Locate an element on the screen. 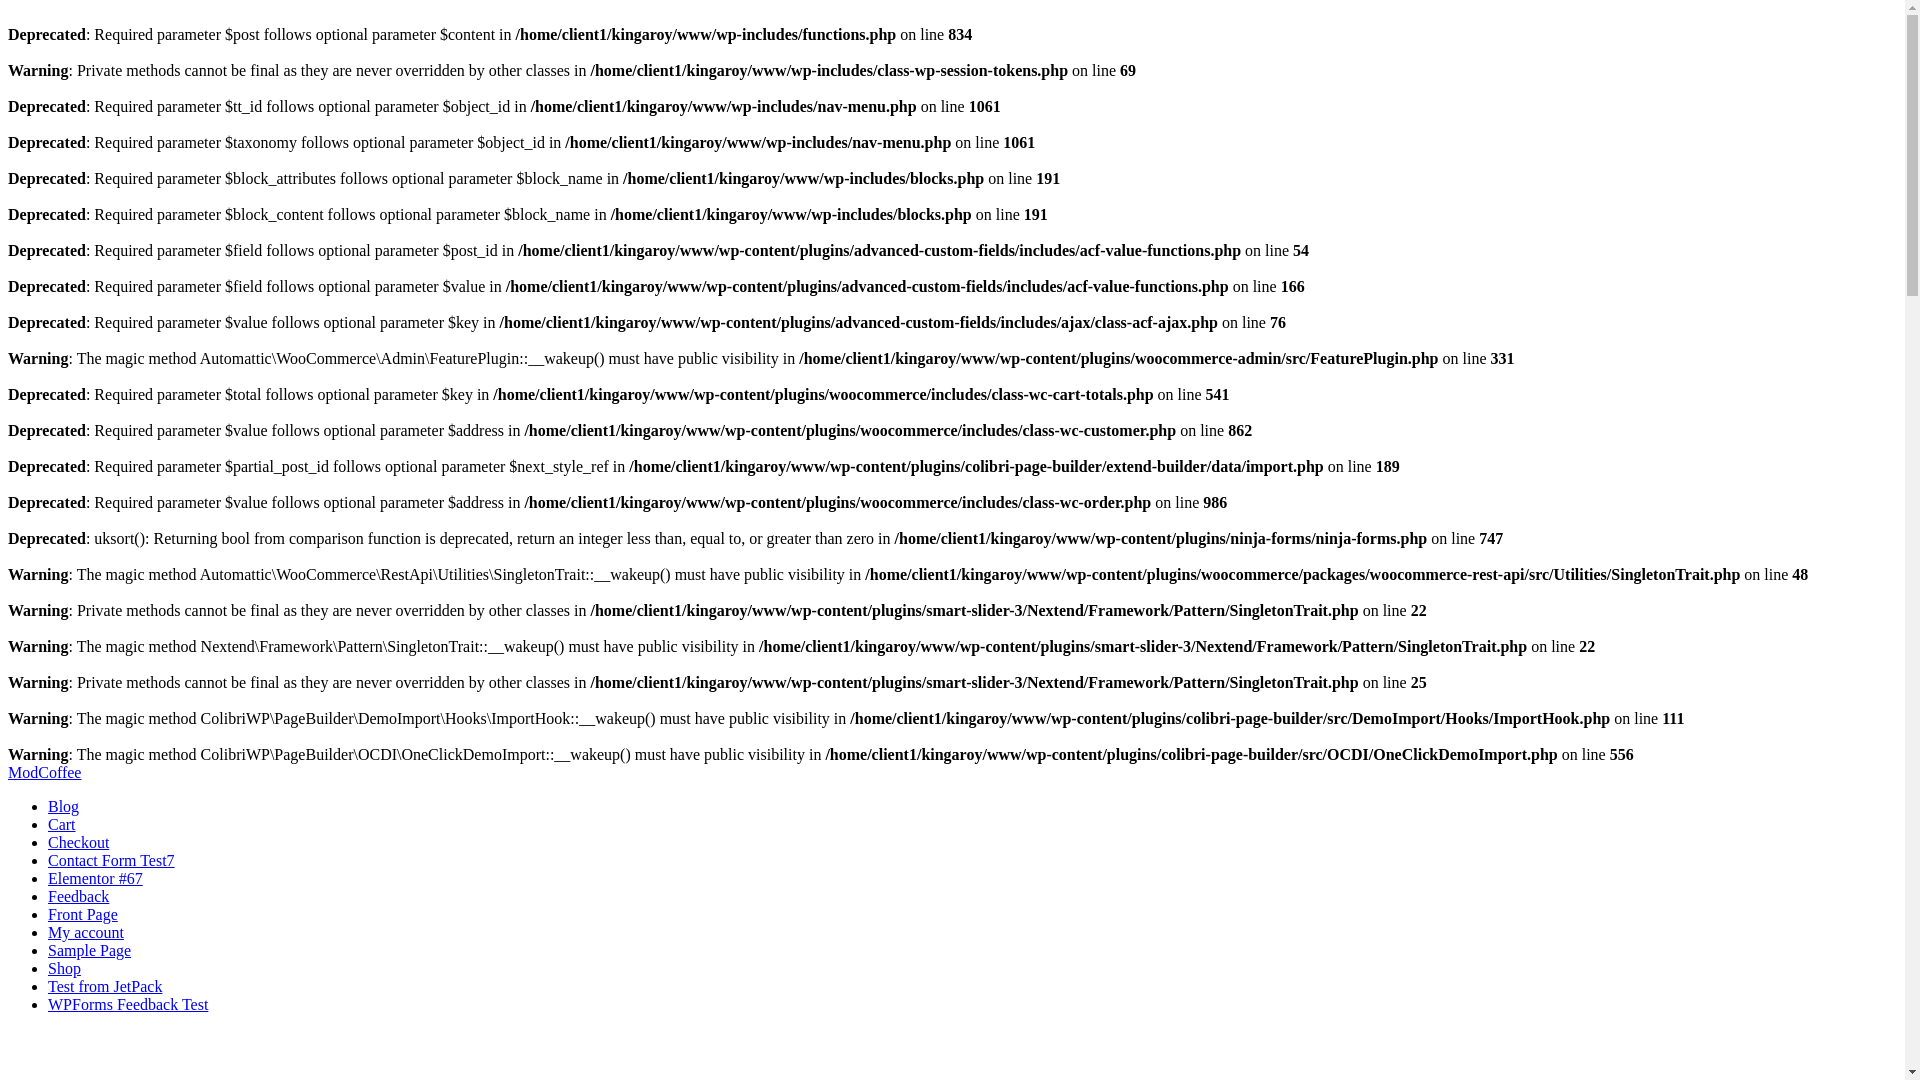 The width and height of the screenshot is (1920, 1080). 'Shop' is located at coordinates (64, 967).